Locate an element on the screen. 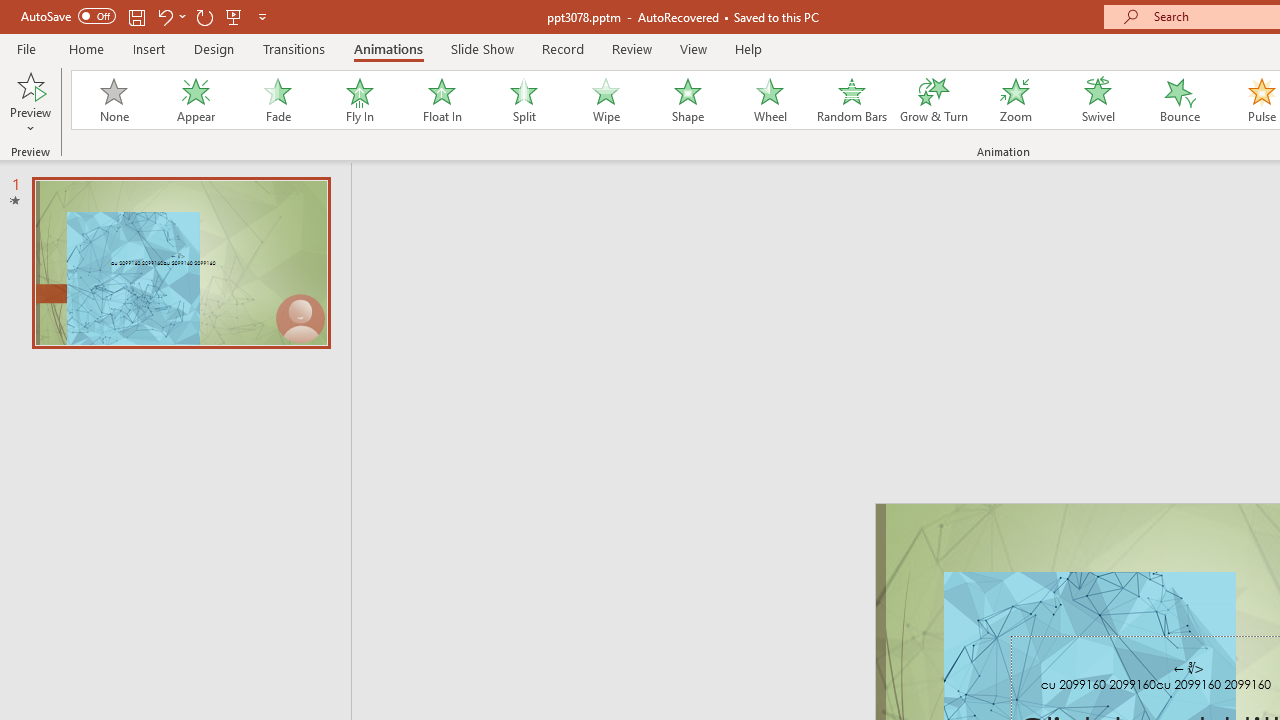  'Fade' is located at coordinates (276, 100).